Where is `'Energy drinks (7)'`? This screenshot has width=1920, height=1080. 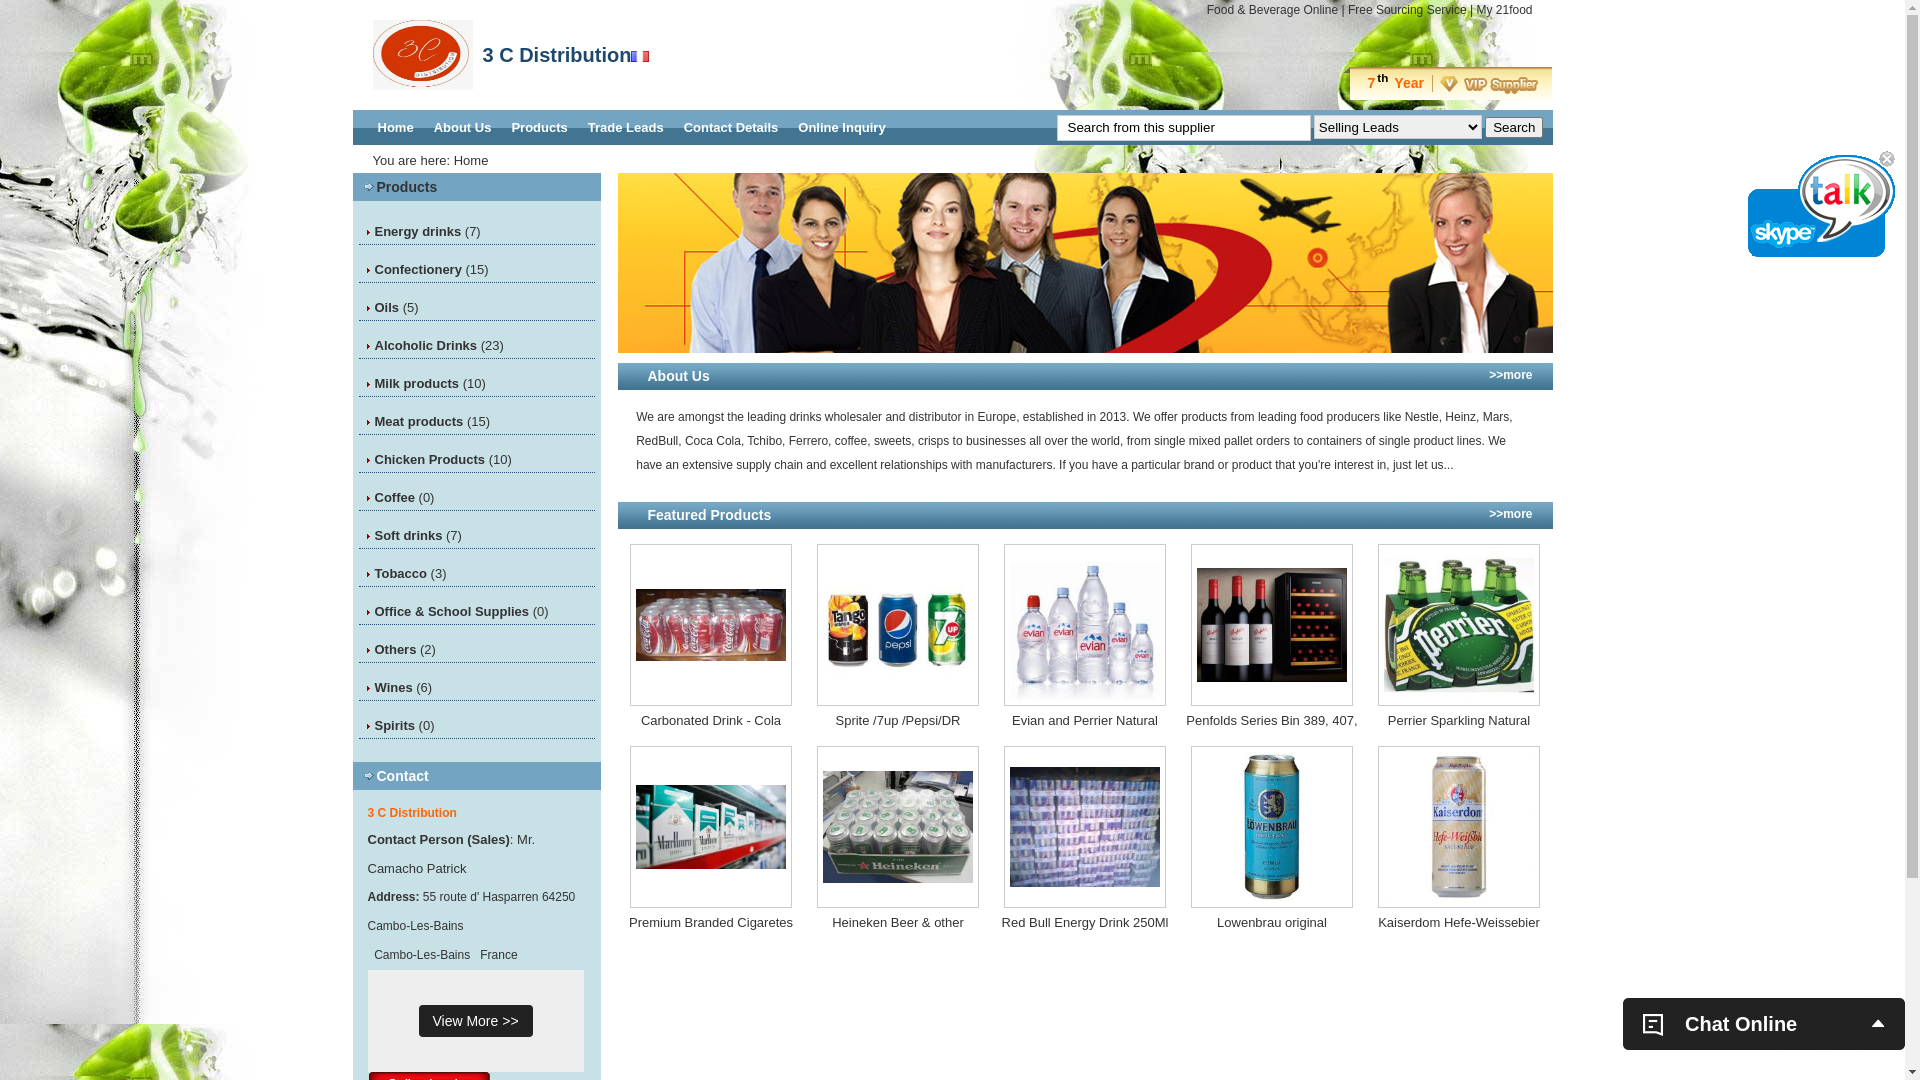
'Energy drinks (7)' is located at coordinates (426, 230).